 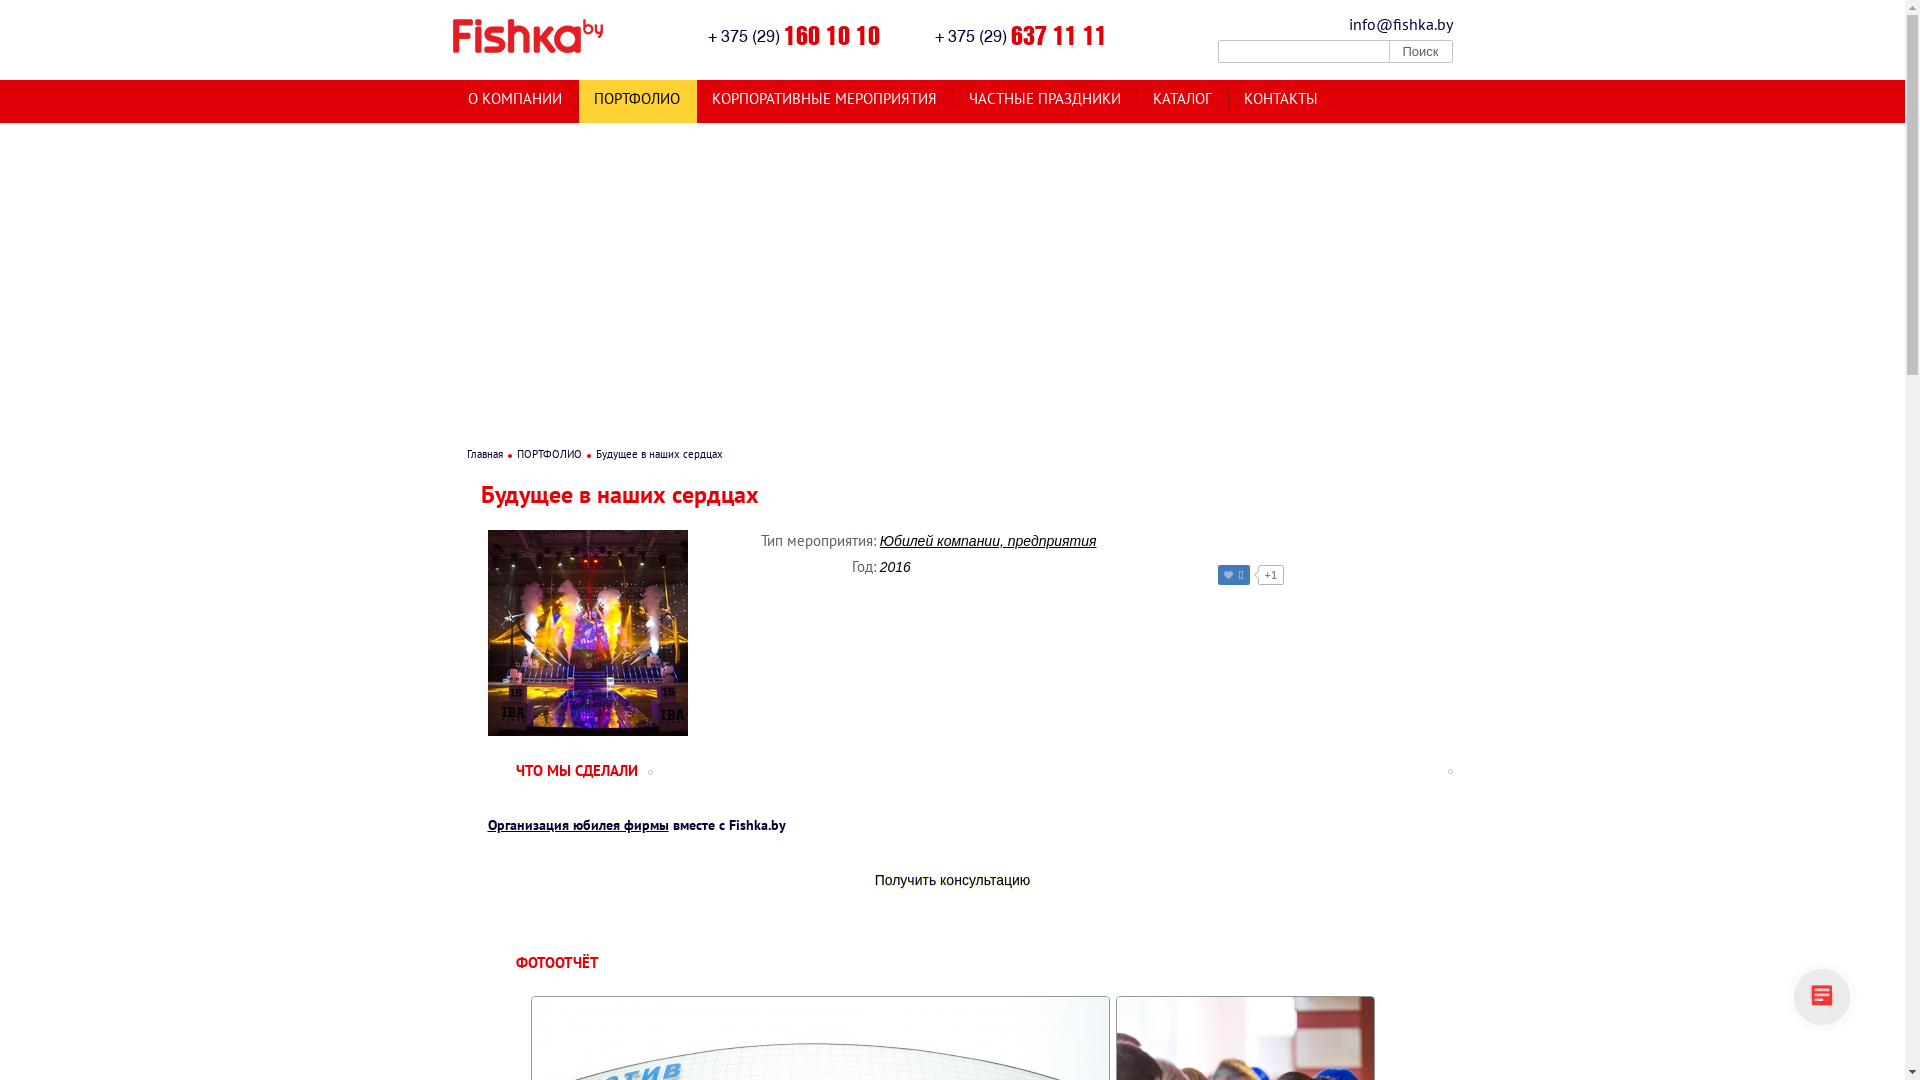 I want to click on '+ 375 (29) 160 10 10', so click(x=708, y=34).